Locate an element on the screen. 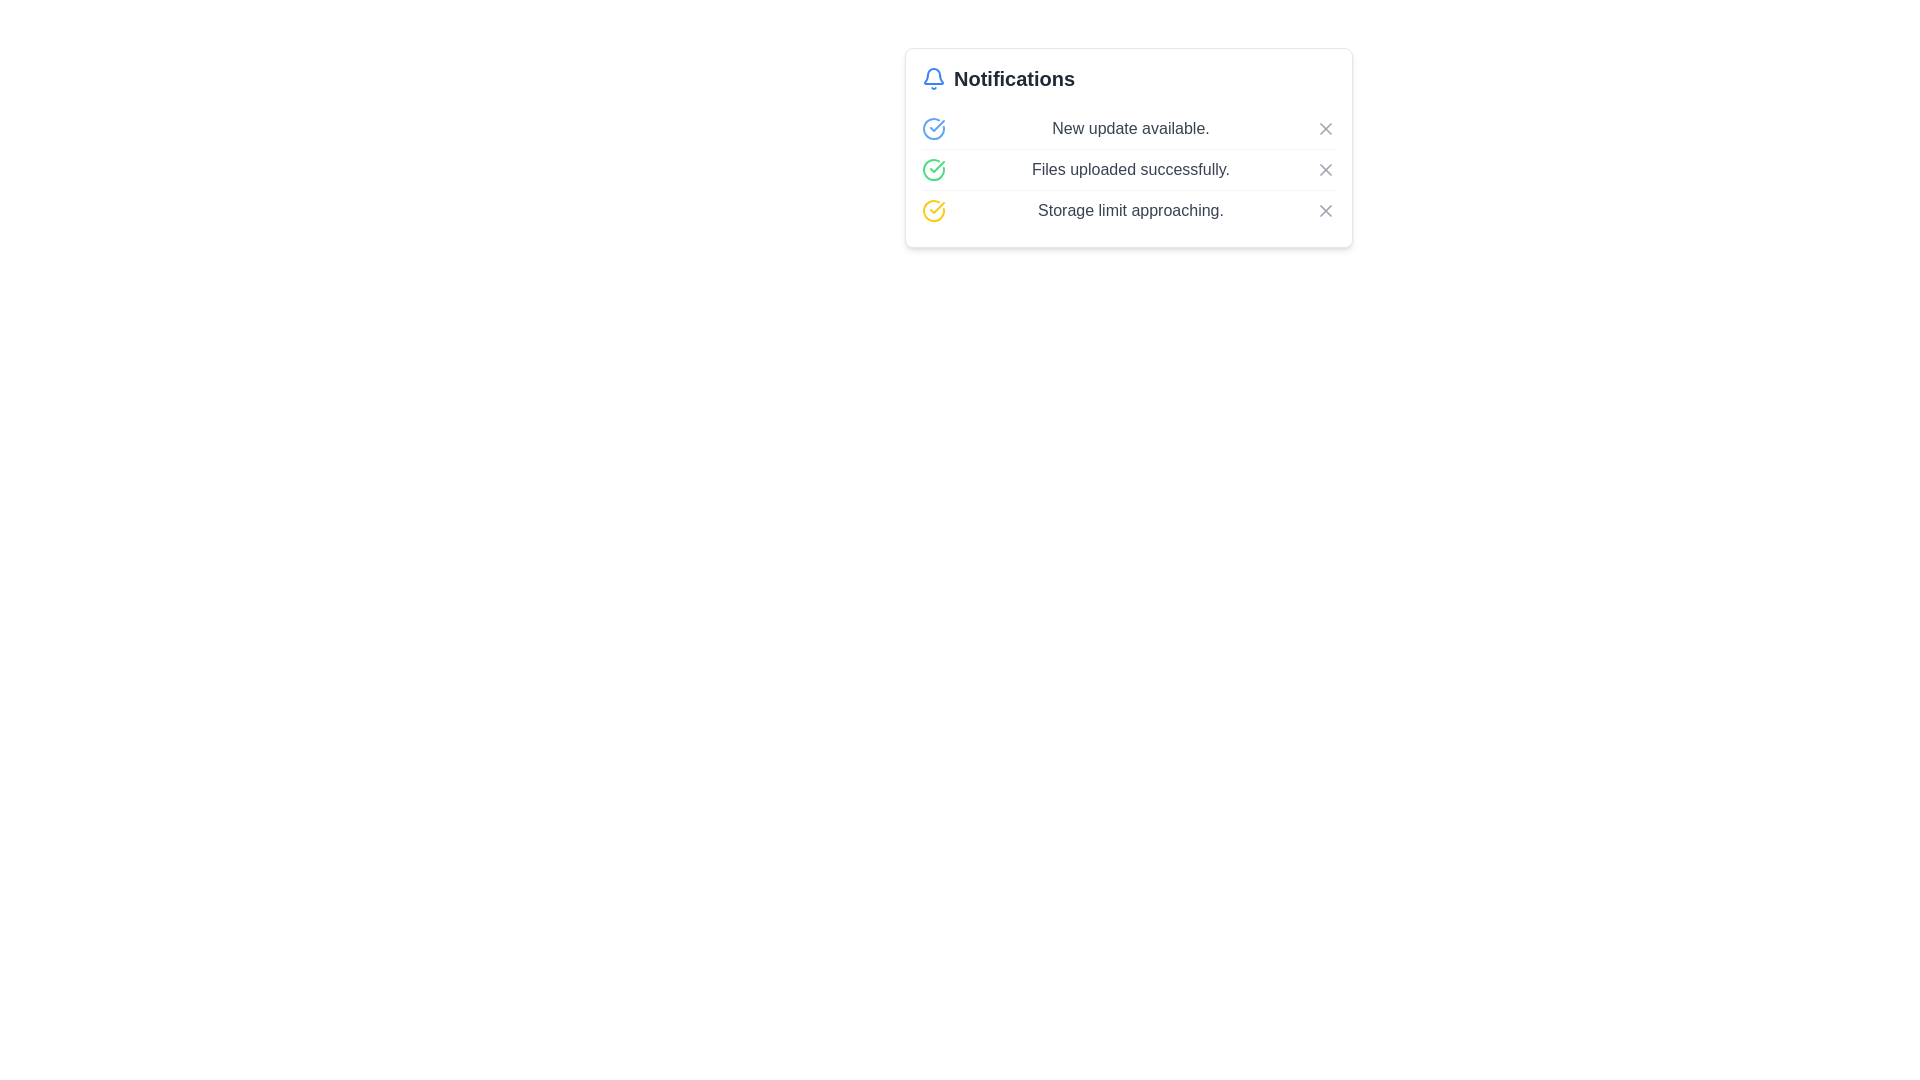 This screenshot has width=1920, height=1080. the third notification text label that informs the user about nearing storage limit, positioned below the 'Files uploaded successfully.' message is located at coordinates (1131, 211).